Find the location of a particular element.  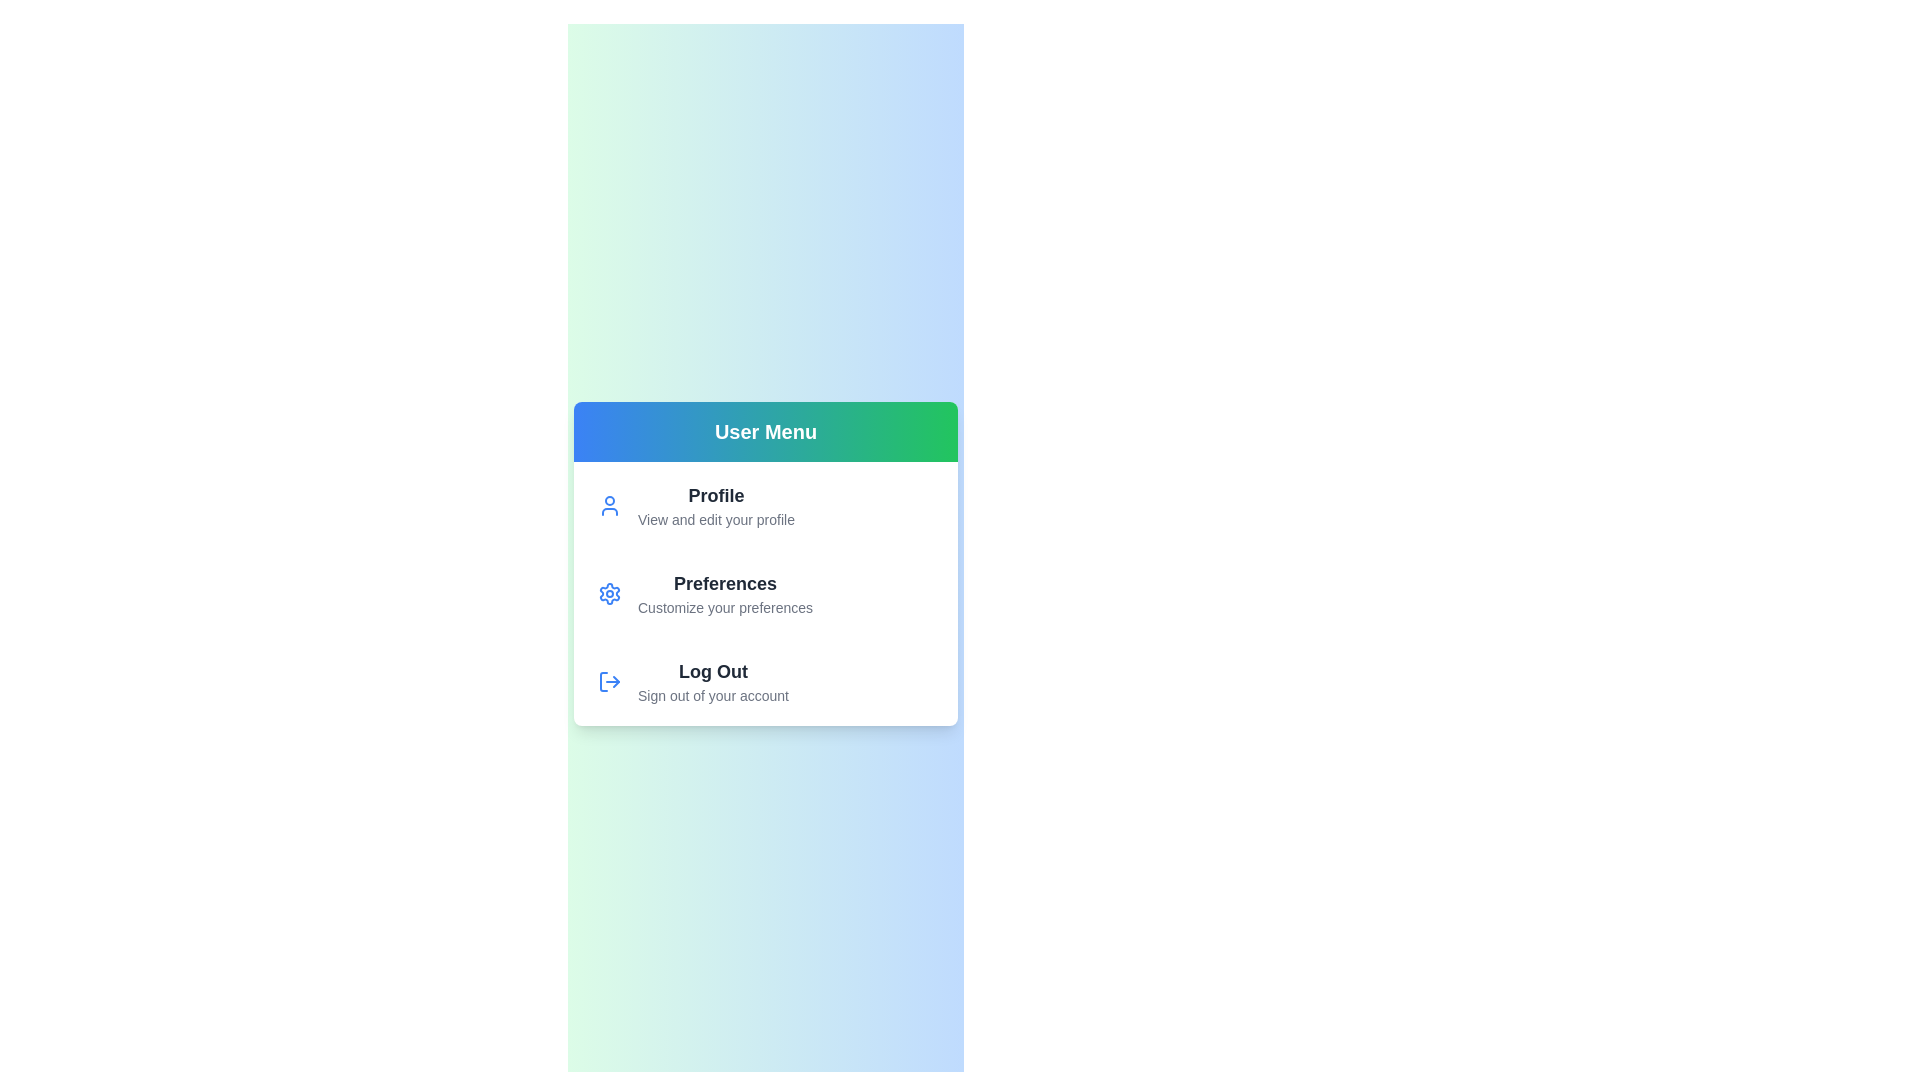

the 'Profile' option to view and edit the user profile is located at coordinates (715, 495).